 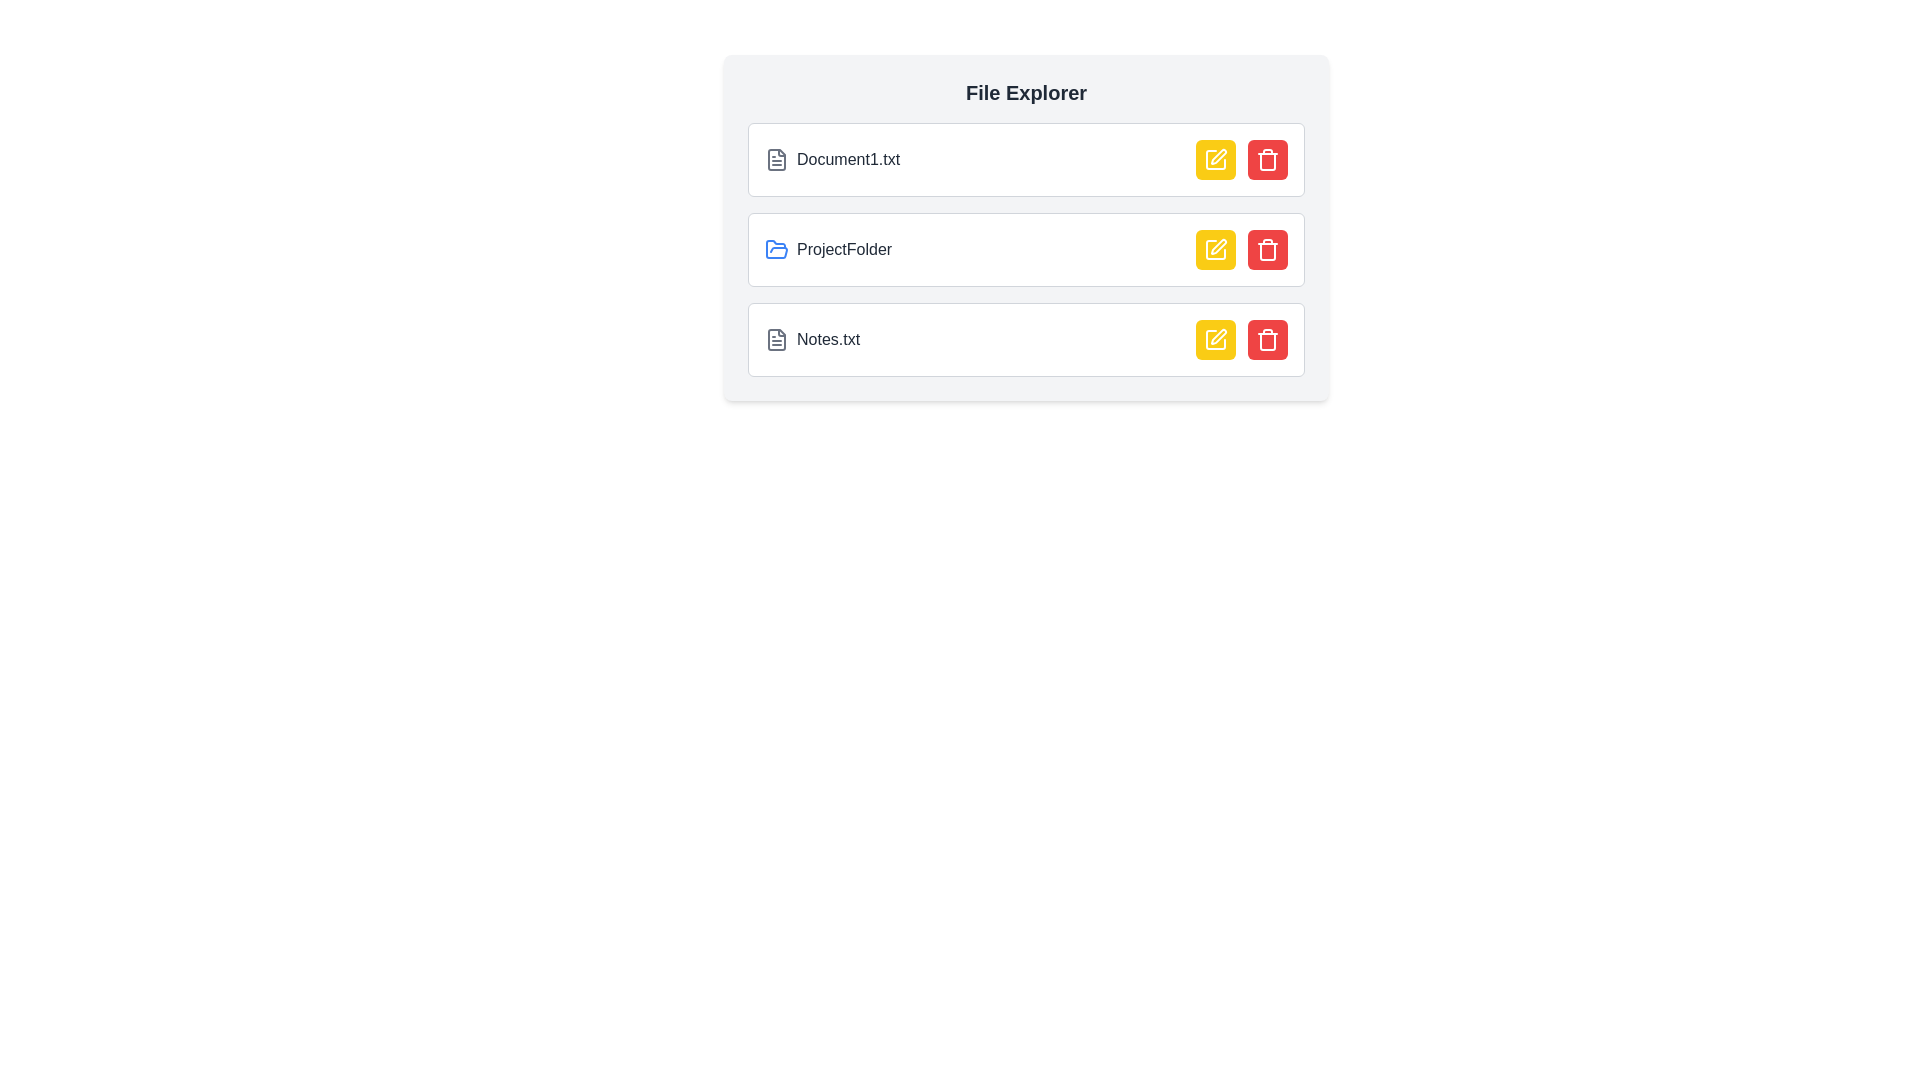 What do you see at coordinates (1241, 158) in the screenshot?
I see `the yellow button in the control panel for the file 'Document1.txt'` at bounding box center [1241, 158].